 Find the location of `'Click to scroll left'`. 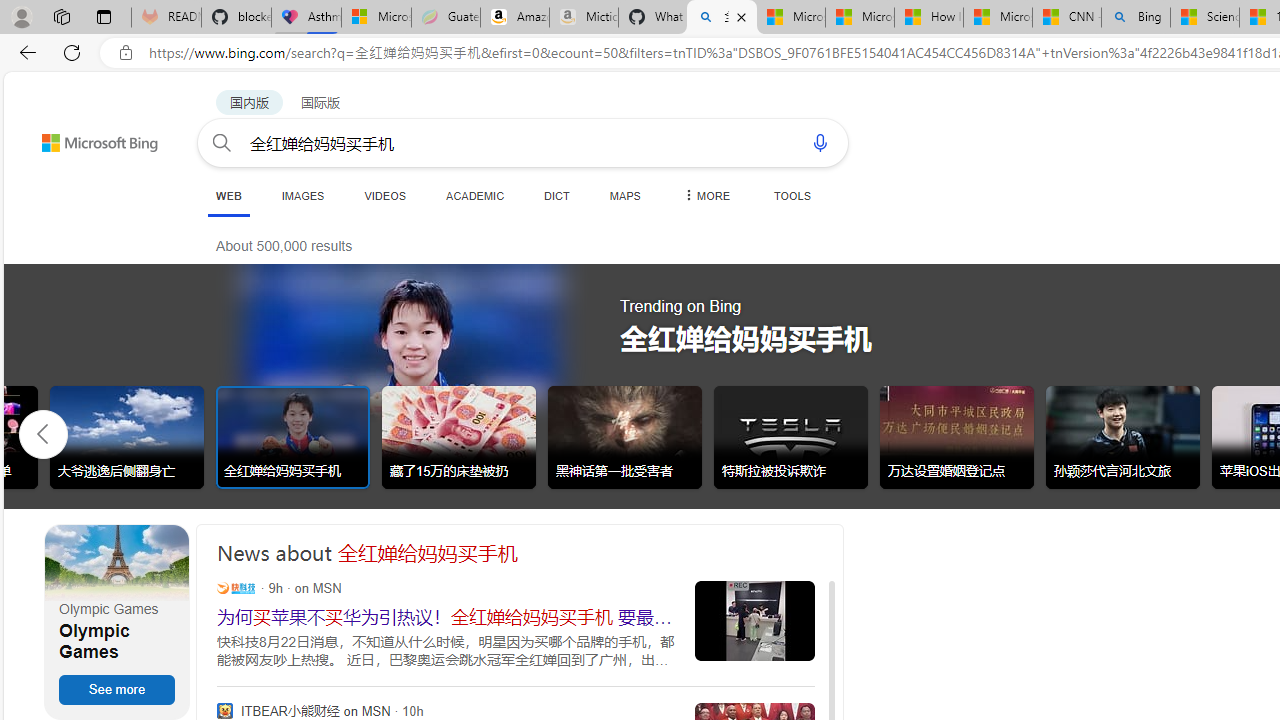

'Click to scroll left' is located at coordinates (44, 432).